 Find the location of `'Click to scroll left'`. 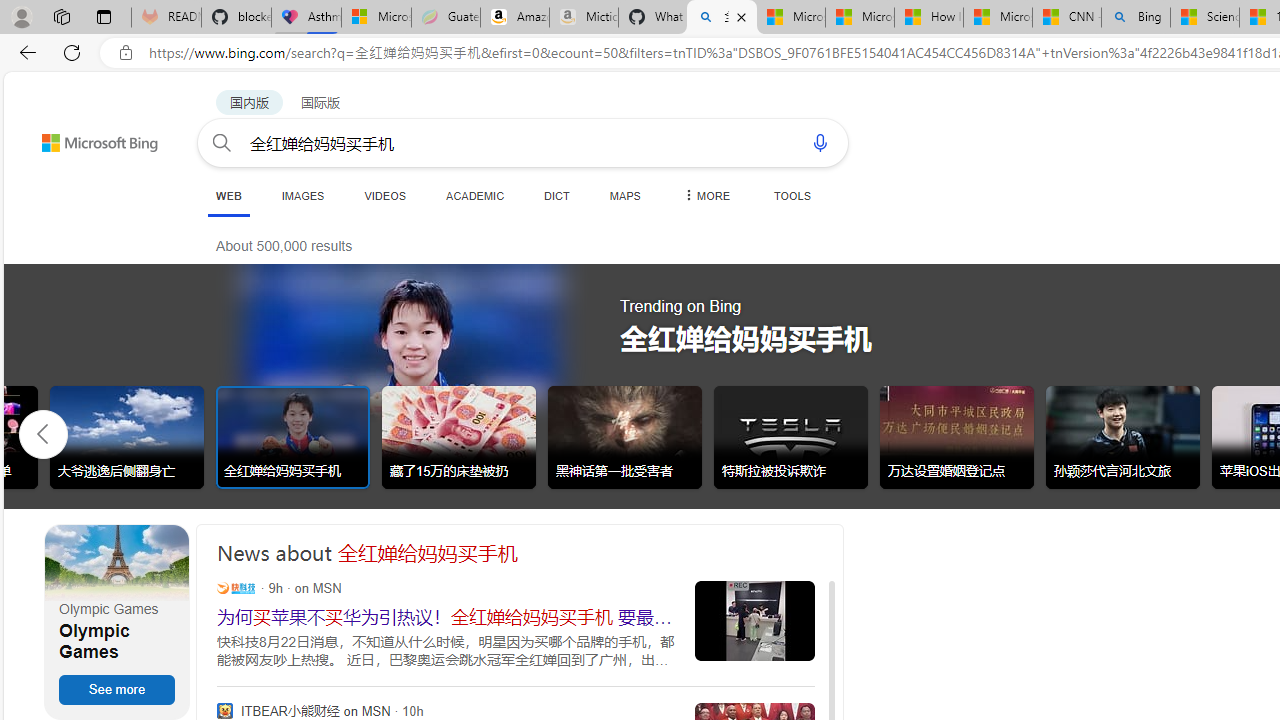

'Click to scroll left' is located at coordinates (44, 432).